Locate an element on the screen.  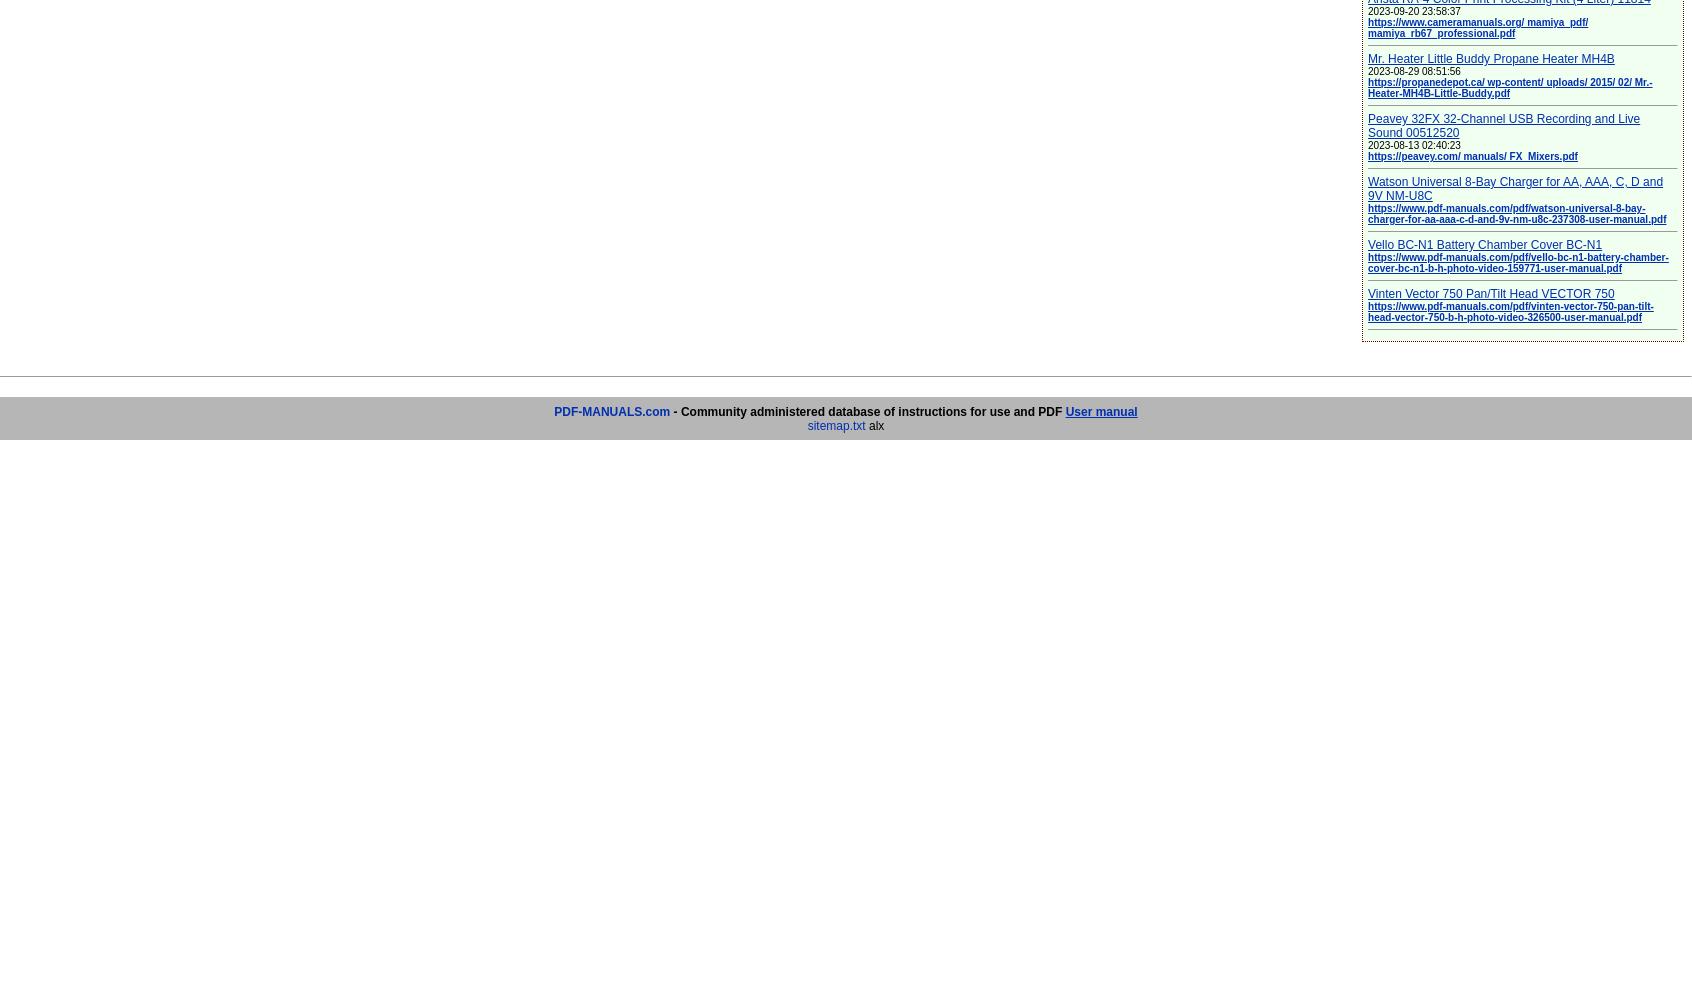
'User manual' is located at coordinates (1100, 411).